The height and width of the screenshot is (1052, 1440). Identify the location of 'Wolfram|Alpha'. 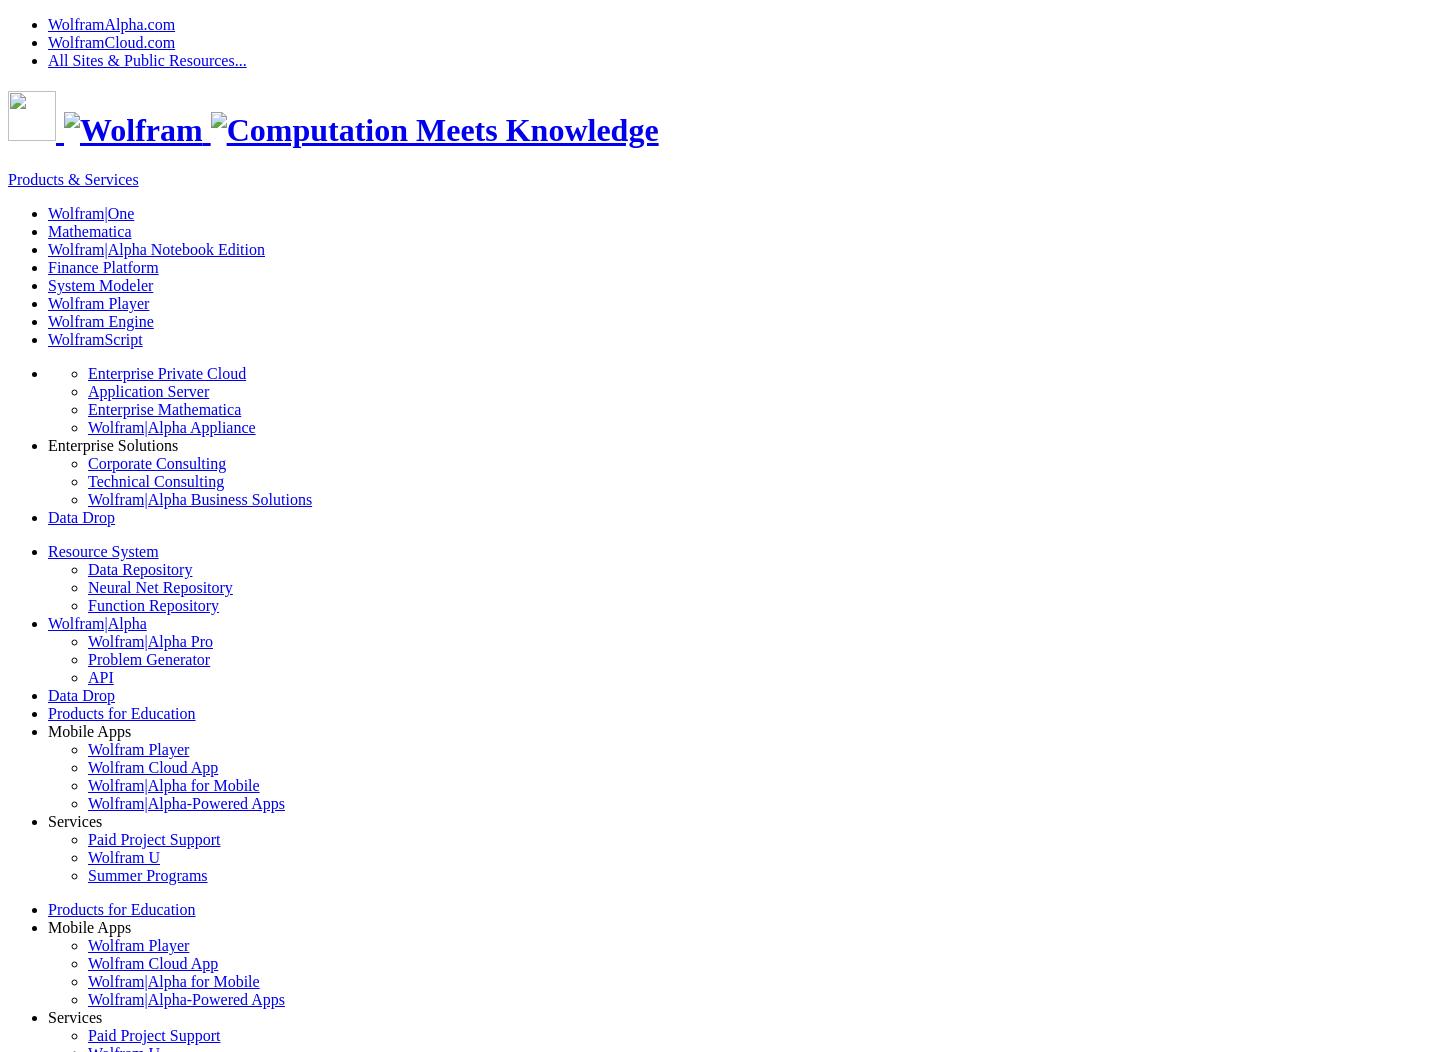
(97, 622).